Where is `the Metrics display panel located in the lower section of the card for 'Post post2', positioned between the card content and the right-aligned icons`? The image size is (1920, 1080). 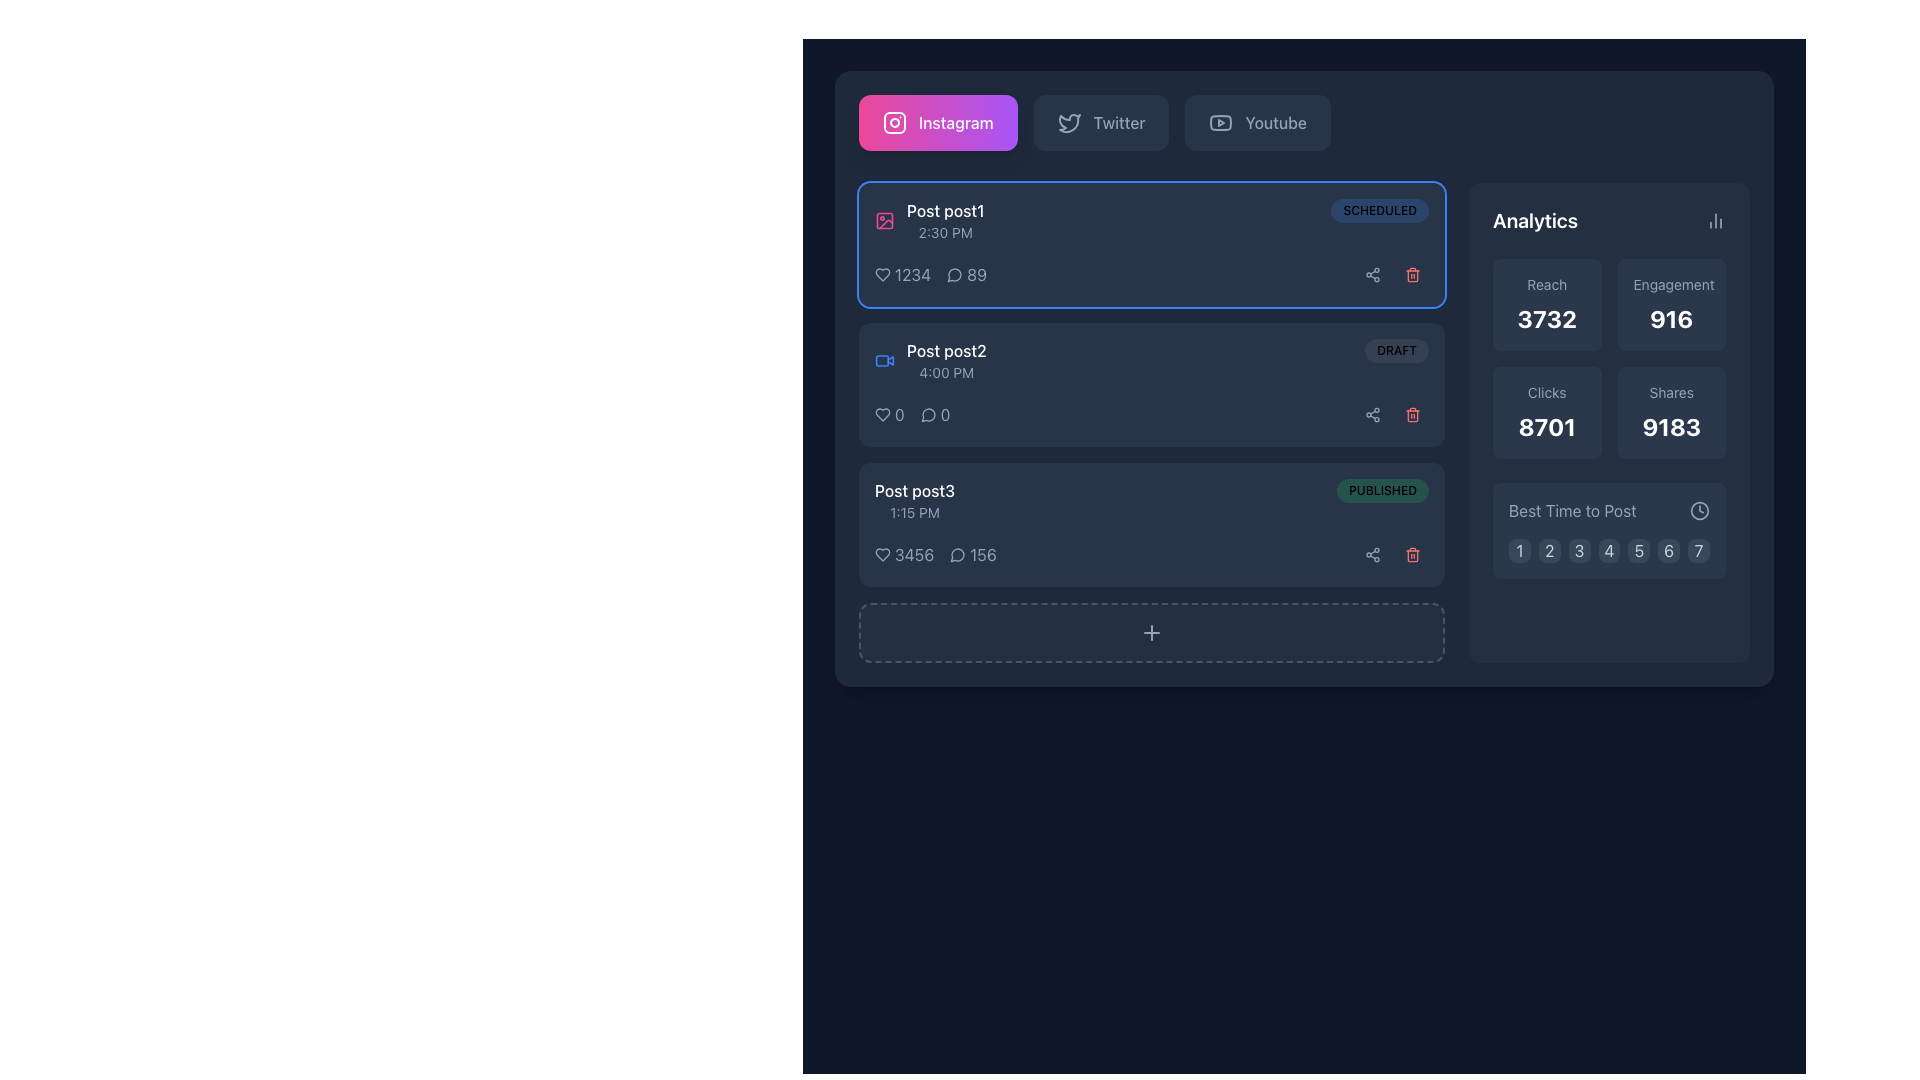 the Metrics display panel located in the lower section of the card for 'Post post2', positioned between the card content and the right-aligned icons is located at coordinates (911, 414).